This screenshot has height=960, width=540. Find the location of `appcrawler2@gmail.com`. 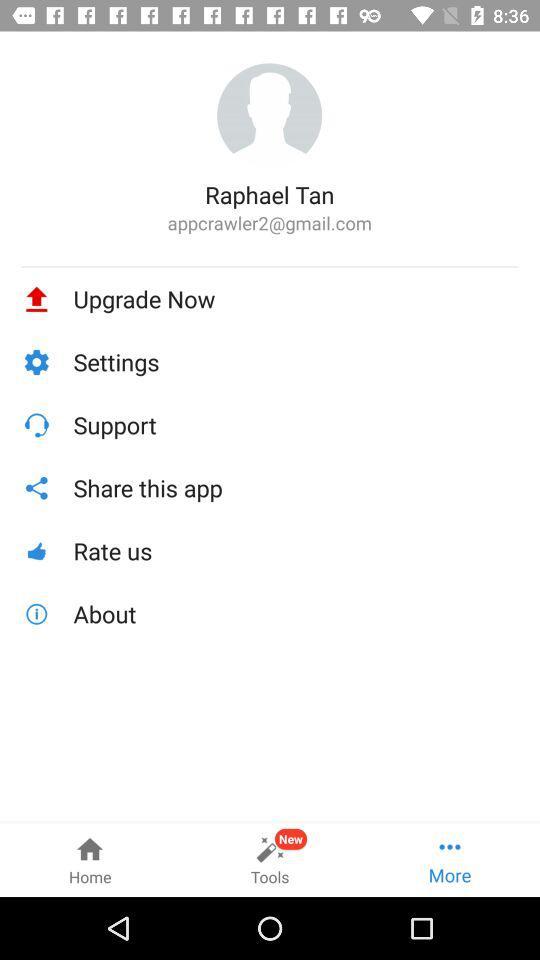

appcrawler2@gmail.com is located at coordinates (269, 223).